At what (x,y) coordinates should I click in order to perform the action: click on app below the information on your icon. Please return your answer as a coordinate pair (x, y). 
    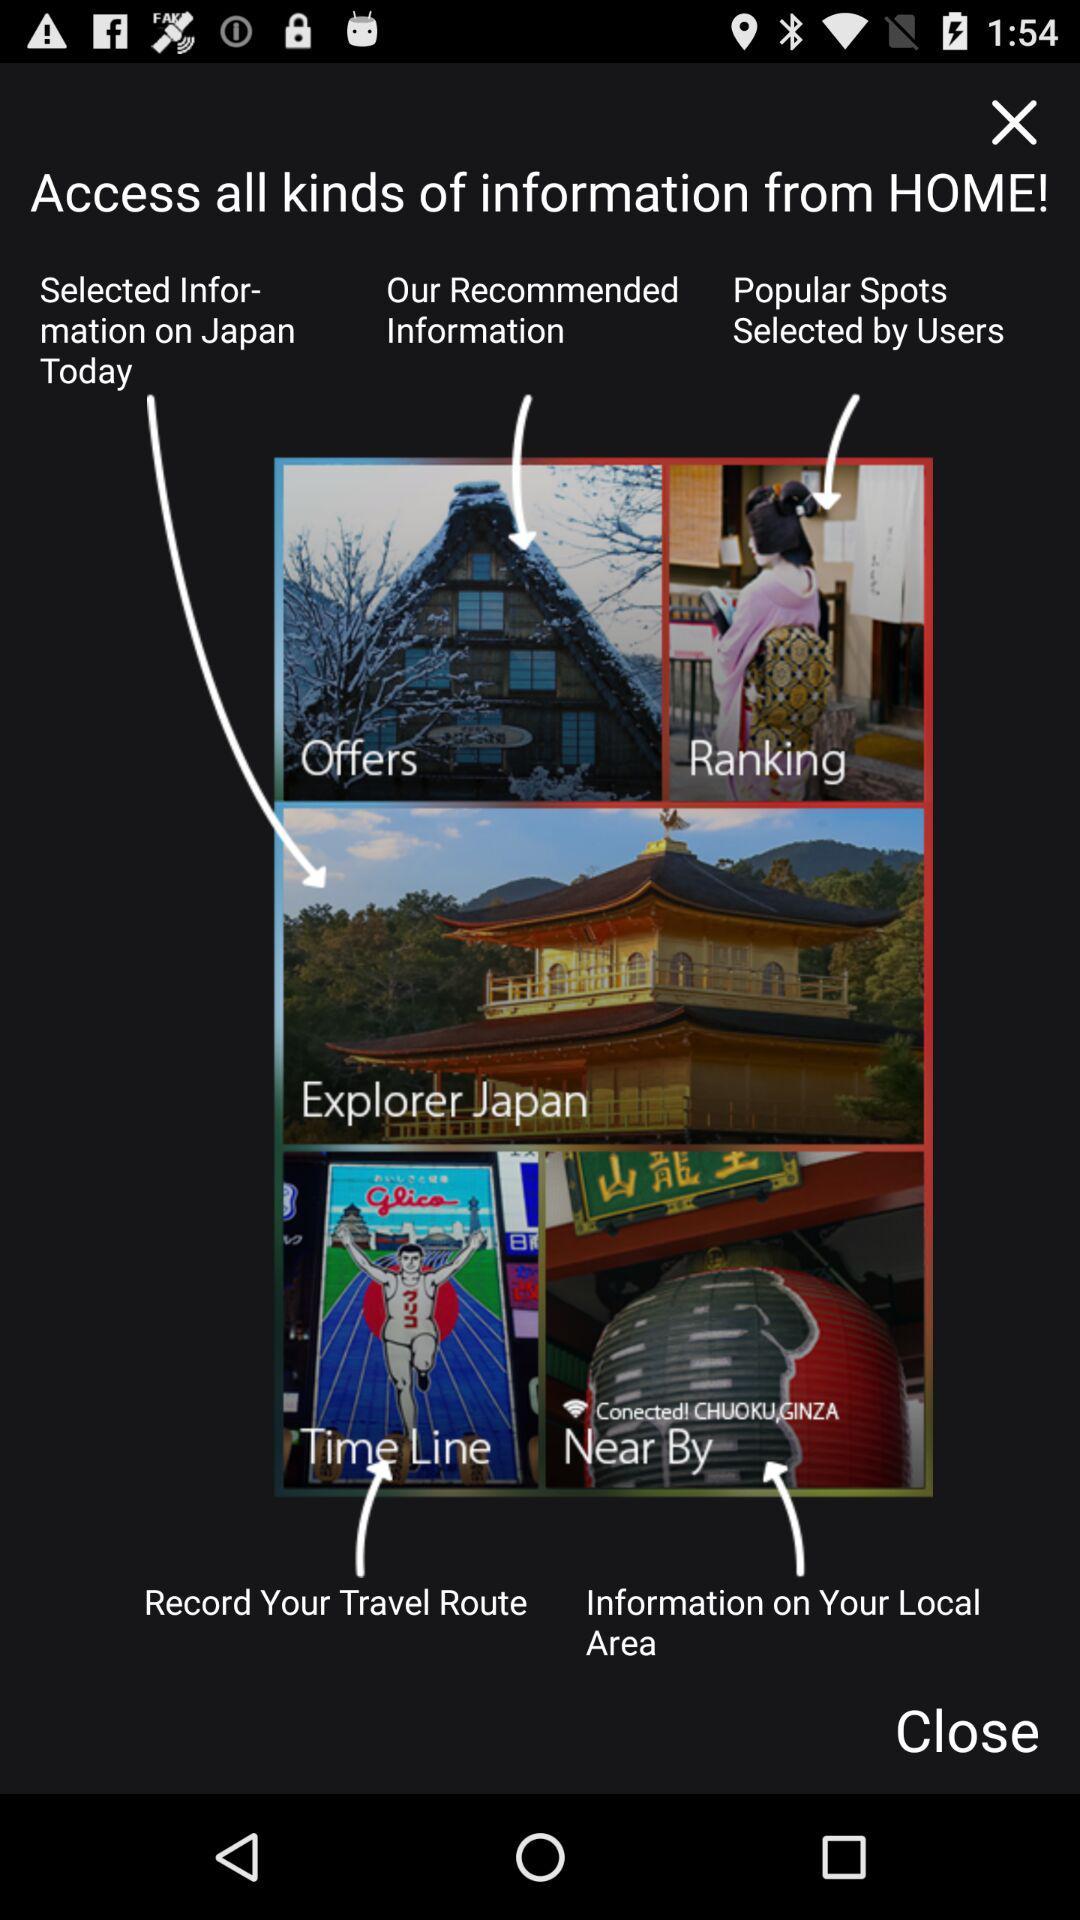
    Looking at the image, I should click on (966, 1728).